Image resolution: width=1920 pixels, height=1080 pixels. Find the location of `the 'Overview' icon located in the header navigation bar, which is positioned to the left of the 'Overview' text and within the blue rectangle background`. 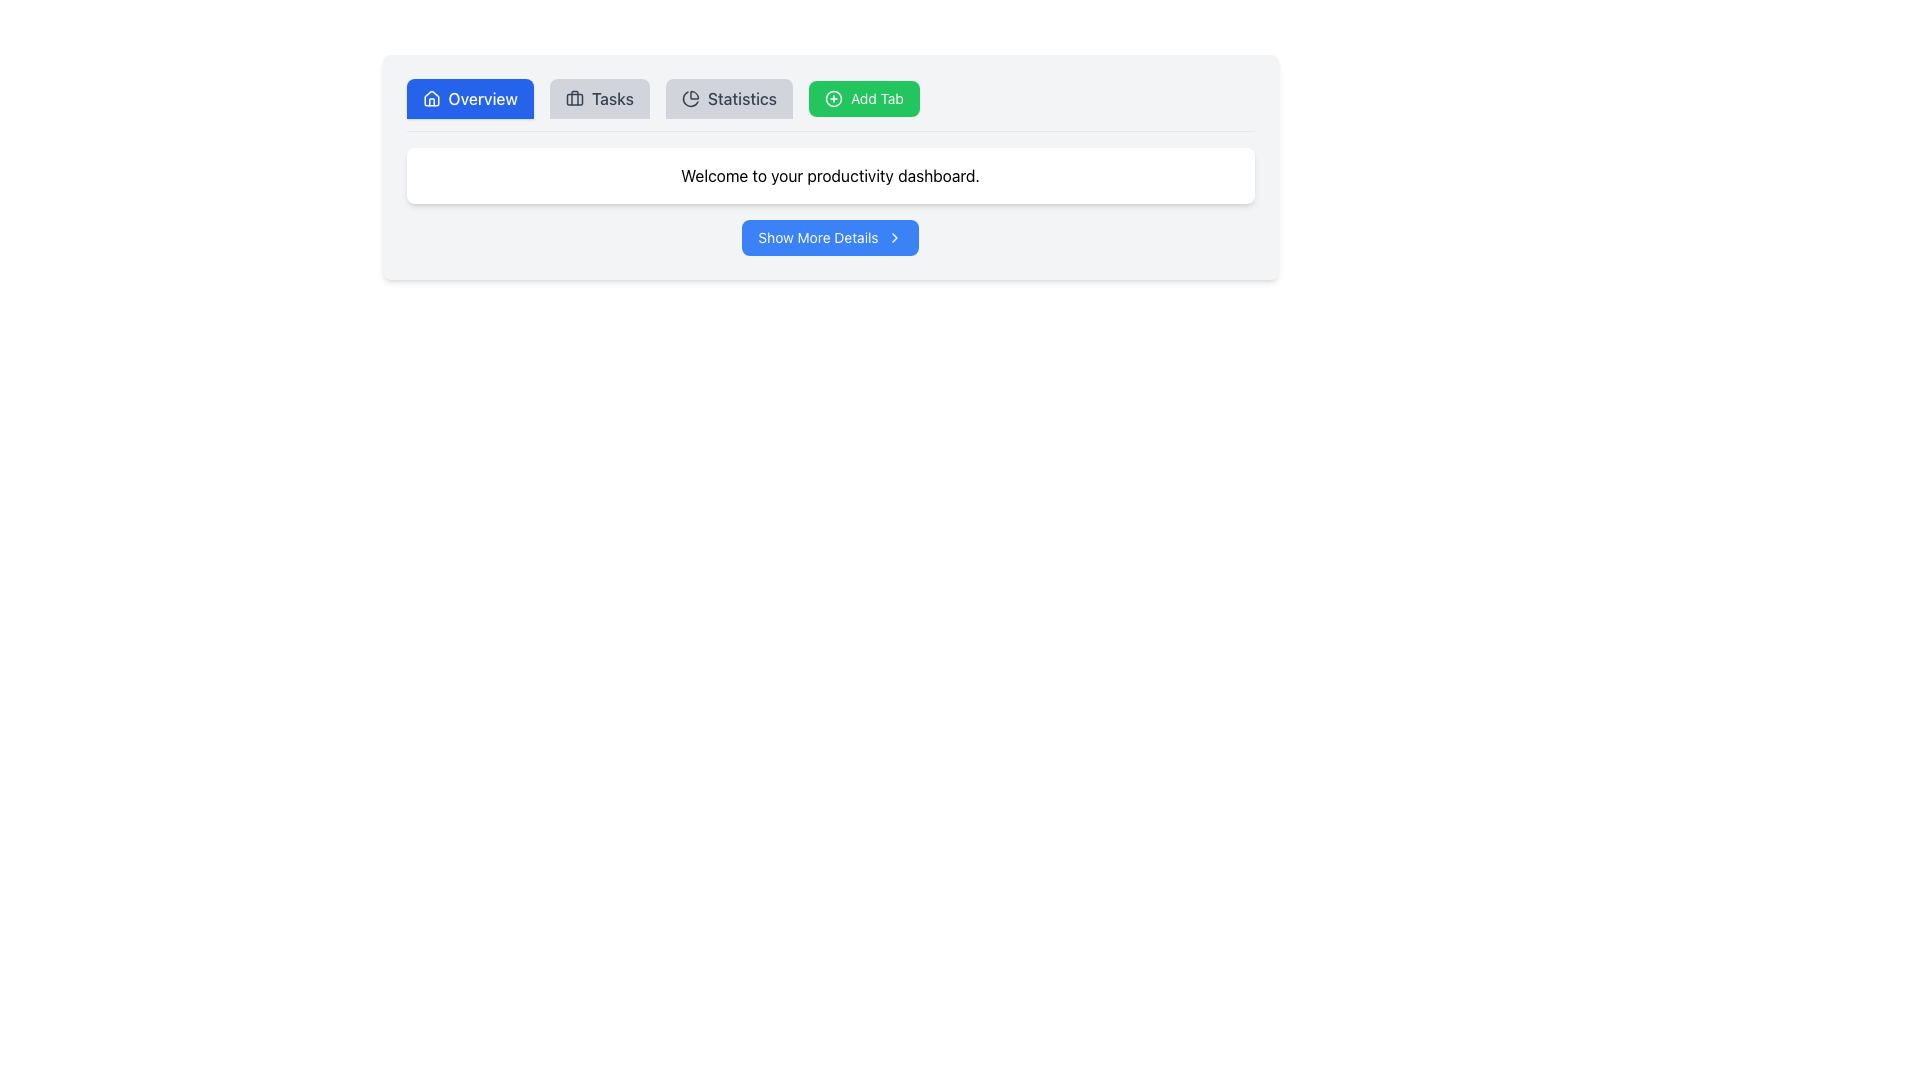

the 'Overview' icon located in the header navigation bar, which is positioned to the left of the 'Overview' text and within the blue rectangle background is located at coordinates (430, 99).